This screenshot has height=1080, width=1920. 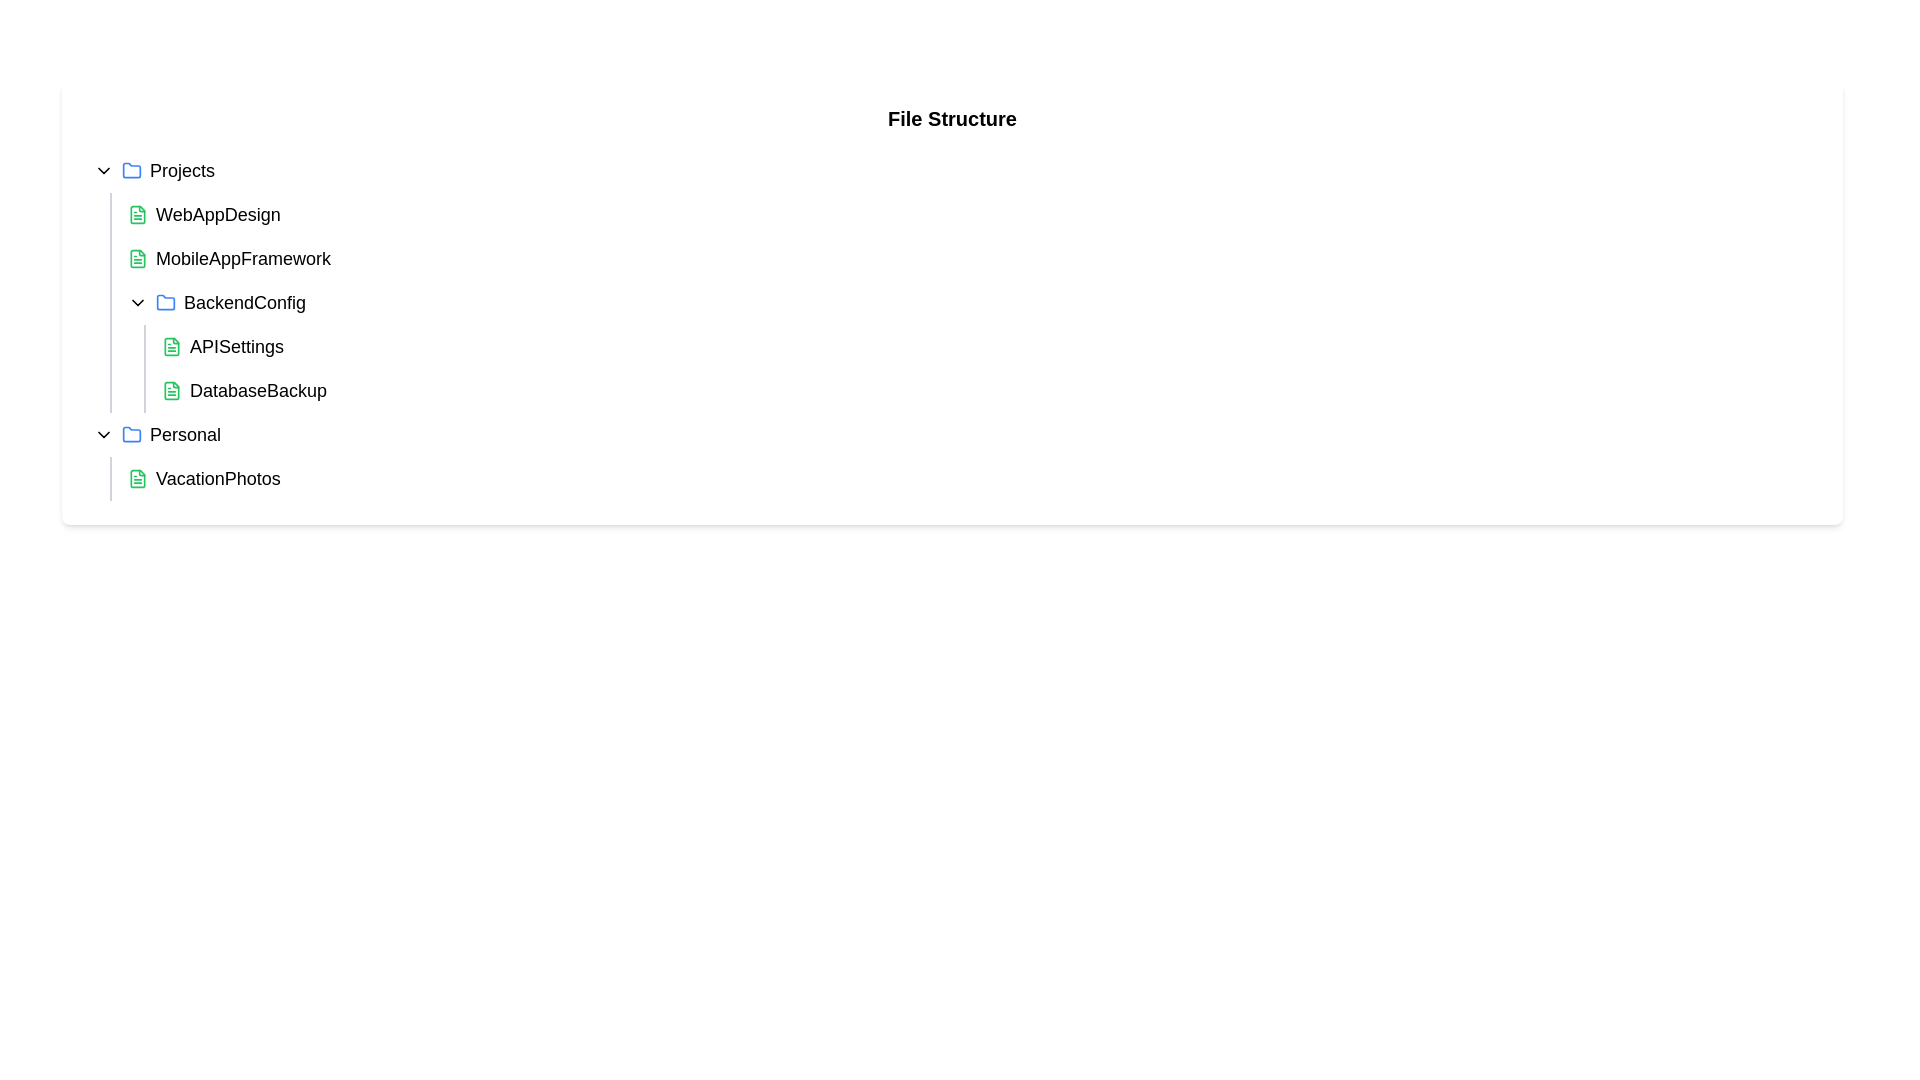 I want to click on the blue folder icon located to the left of the 'Personal' label, so click(x=131, y=434).